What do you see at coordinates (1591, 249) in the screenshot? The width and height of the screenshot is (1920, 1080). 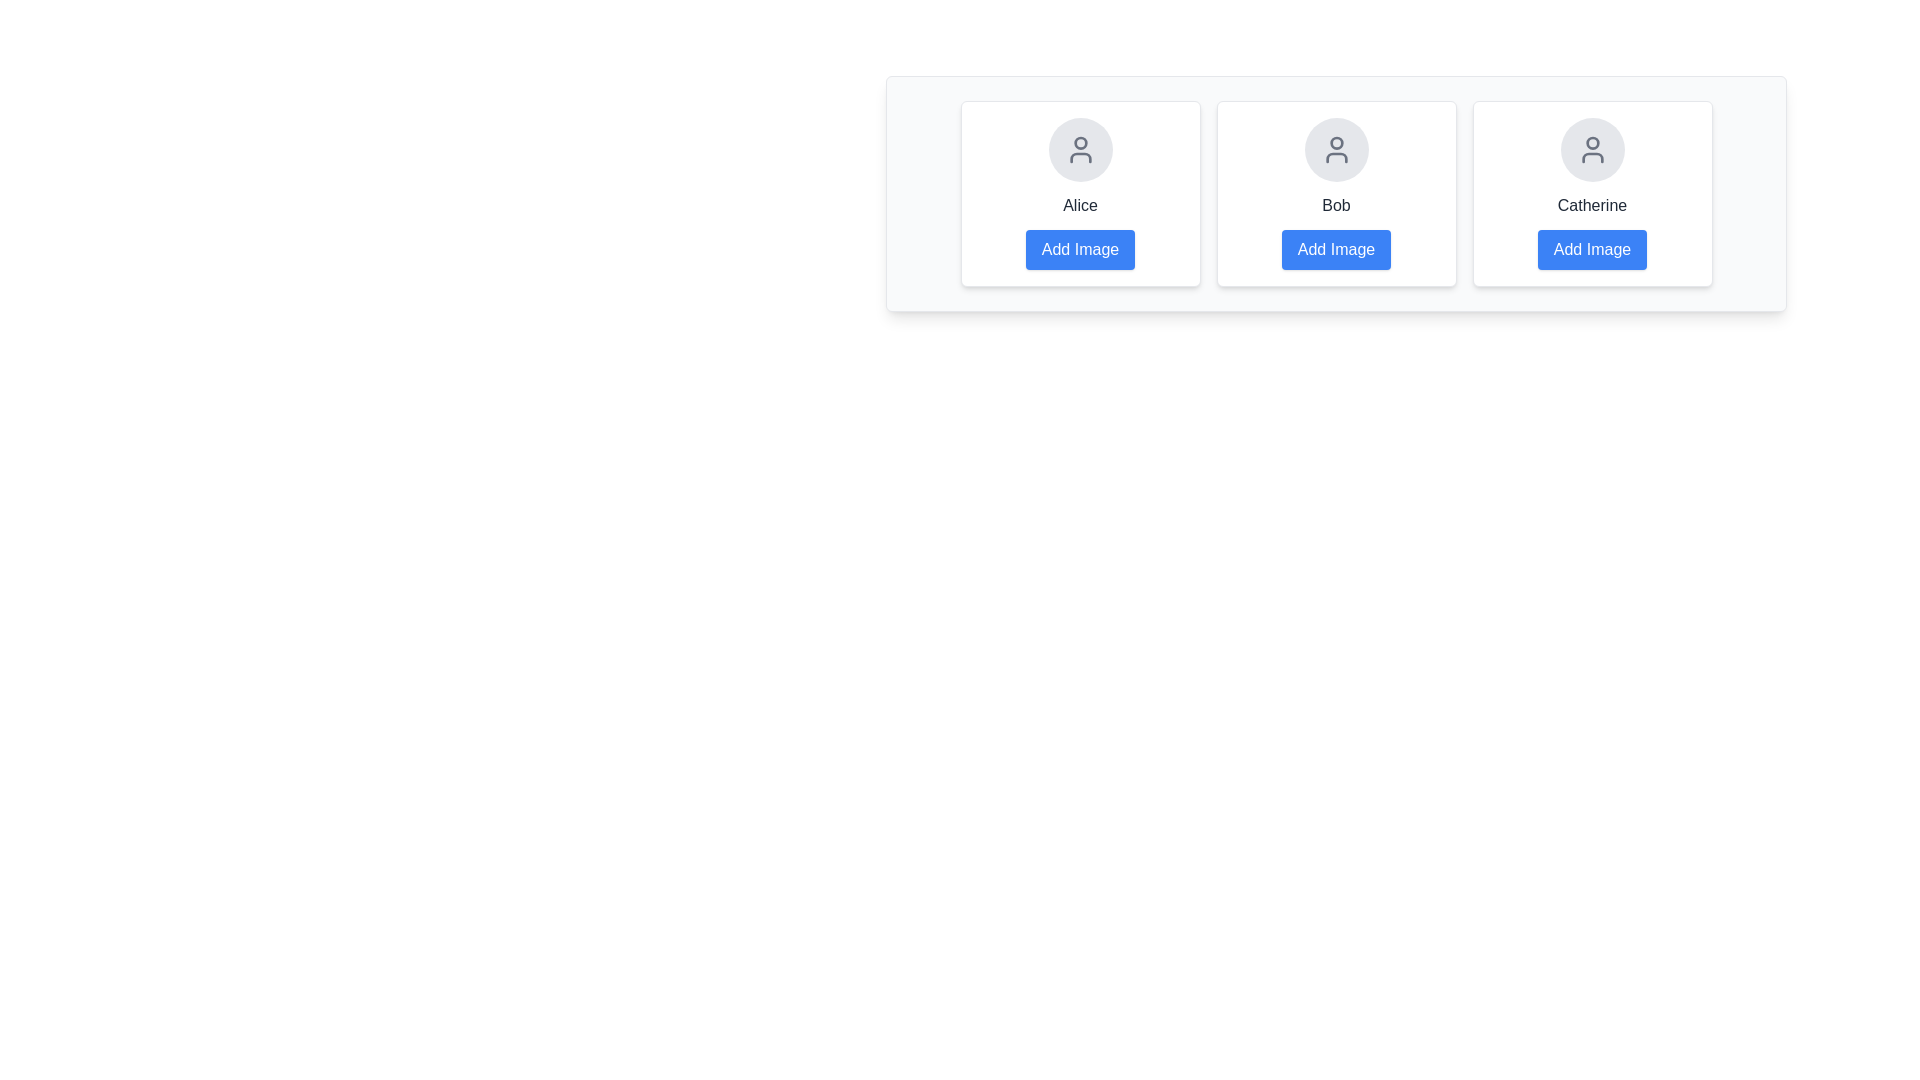 I see `'Add Image' button for Catherine` at bounding box center [1591, 249].